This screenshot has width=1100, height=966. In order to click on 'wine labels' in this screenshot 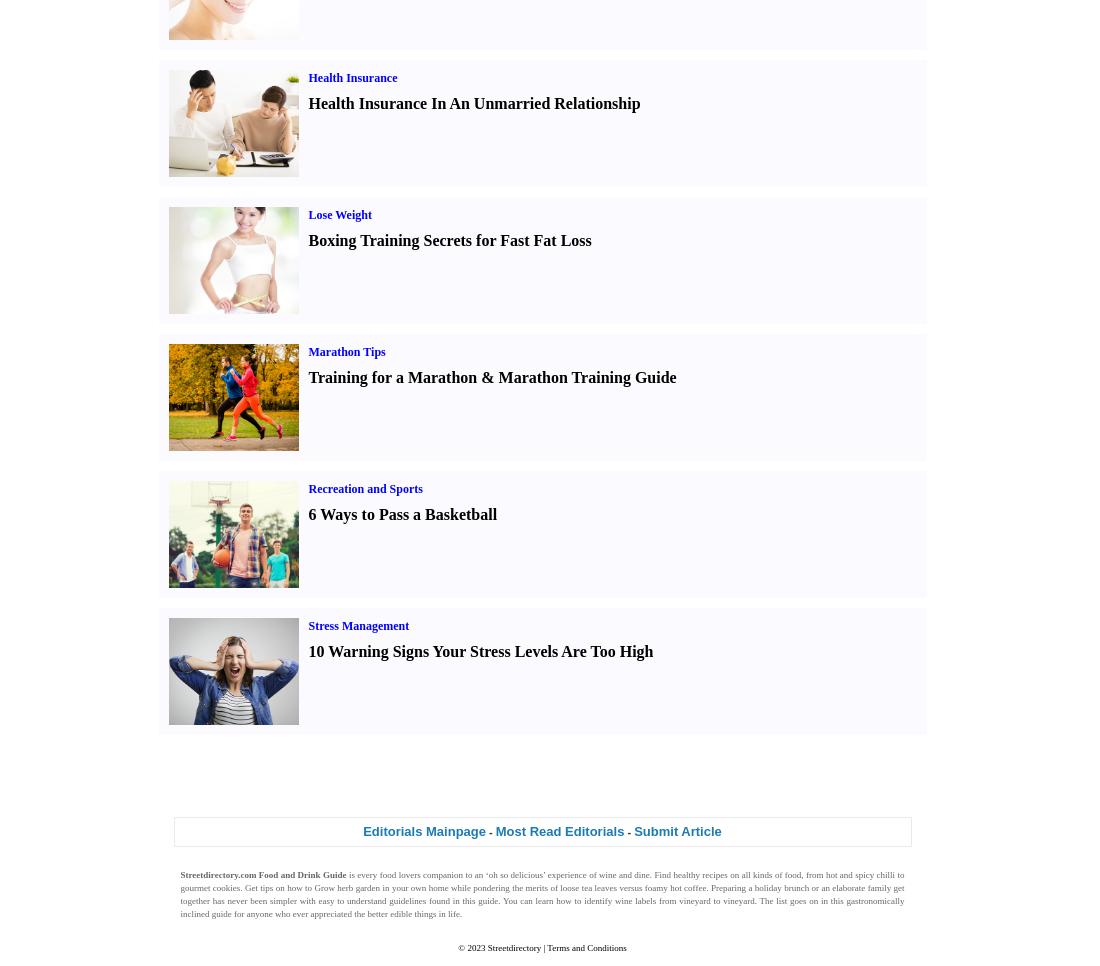, I will do `click(635, 899)`.